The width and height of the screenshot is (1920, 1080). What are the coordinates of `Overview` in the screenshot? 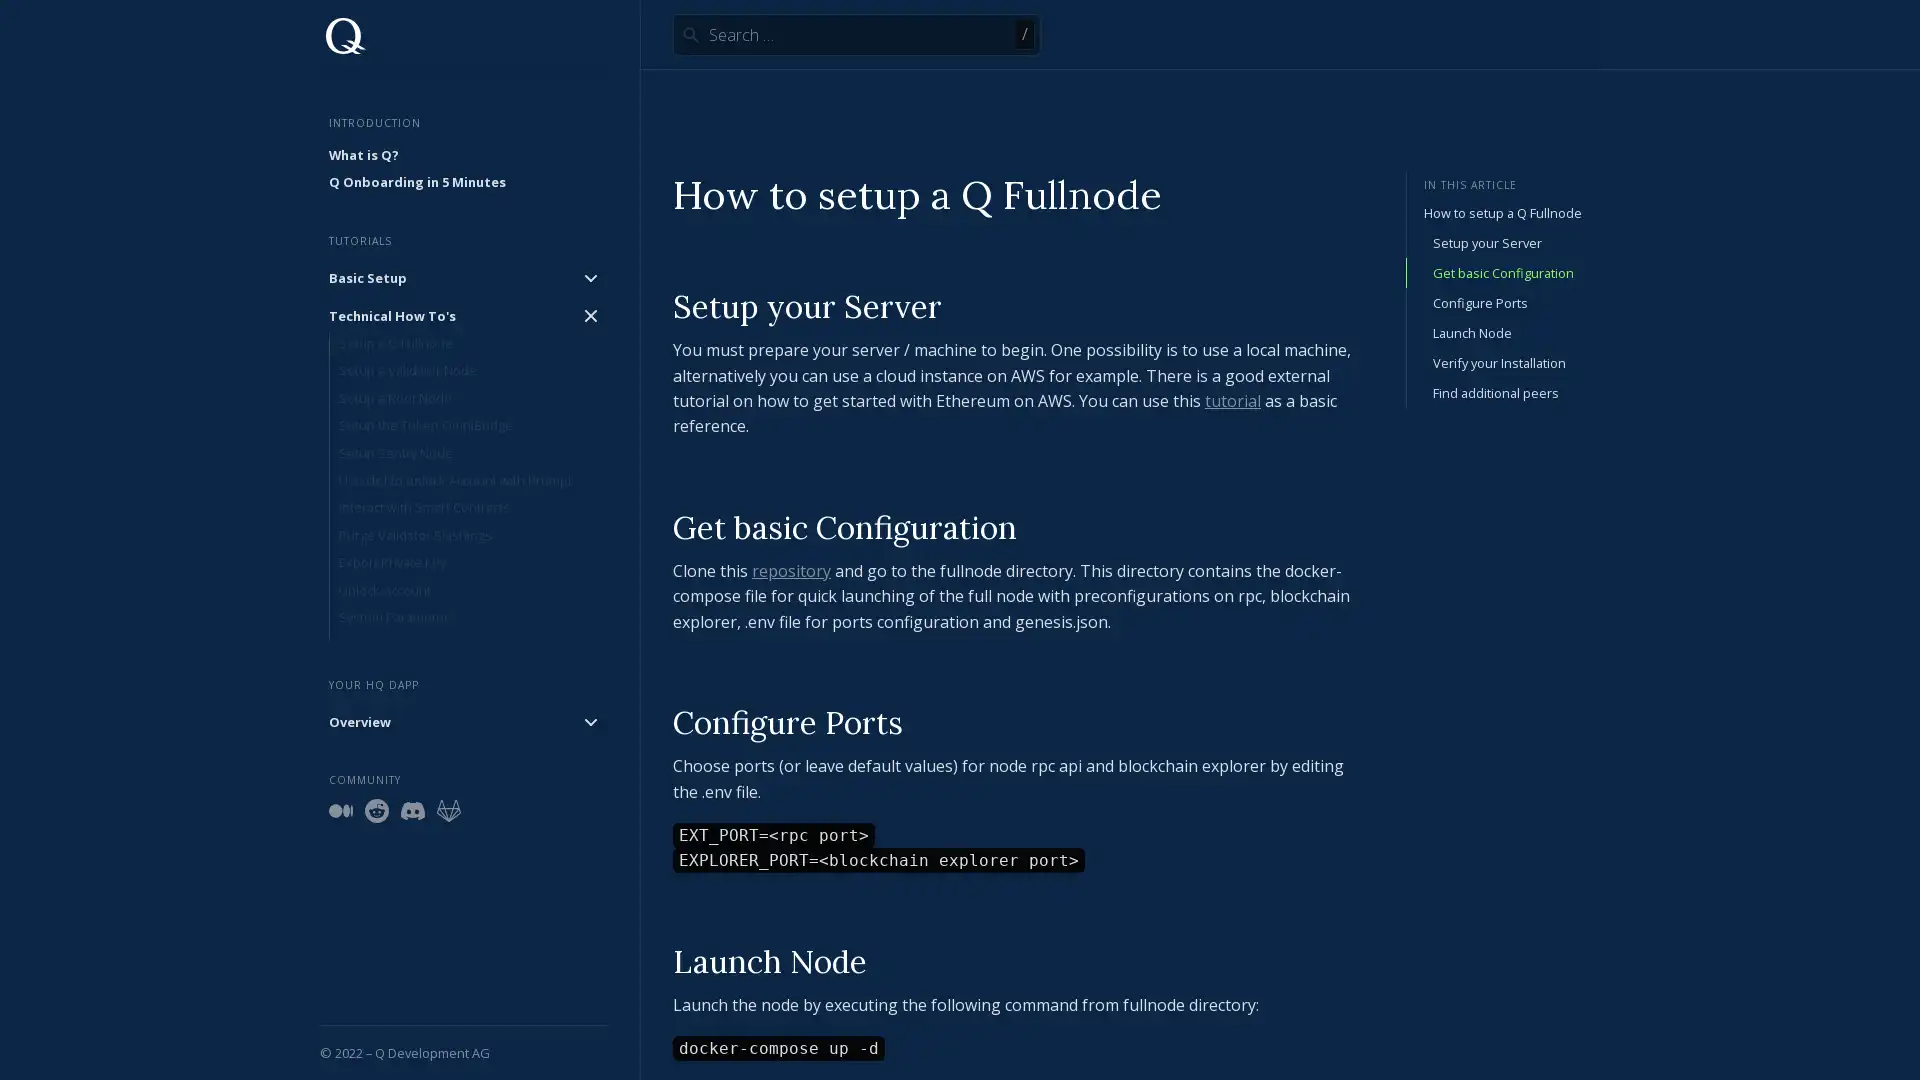 It's located at (463, 721).